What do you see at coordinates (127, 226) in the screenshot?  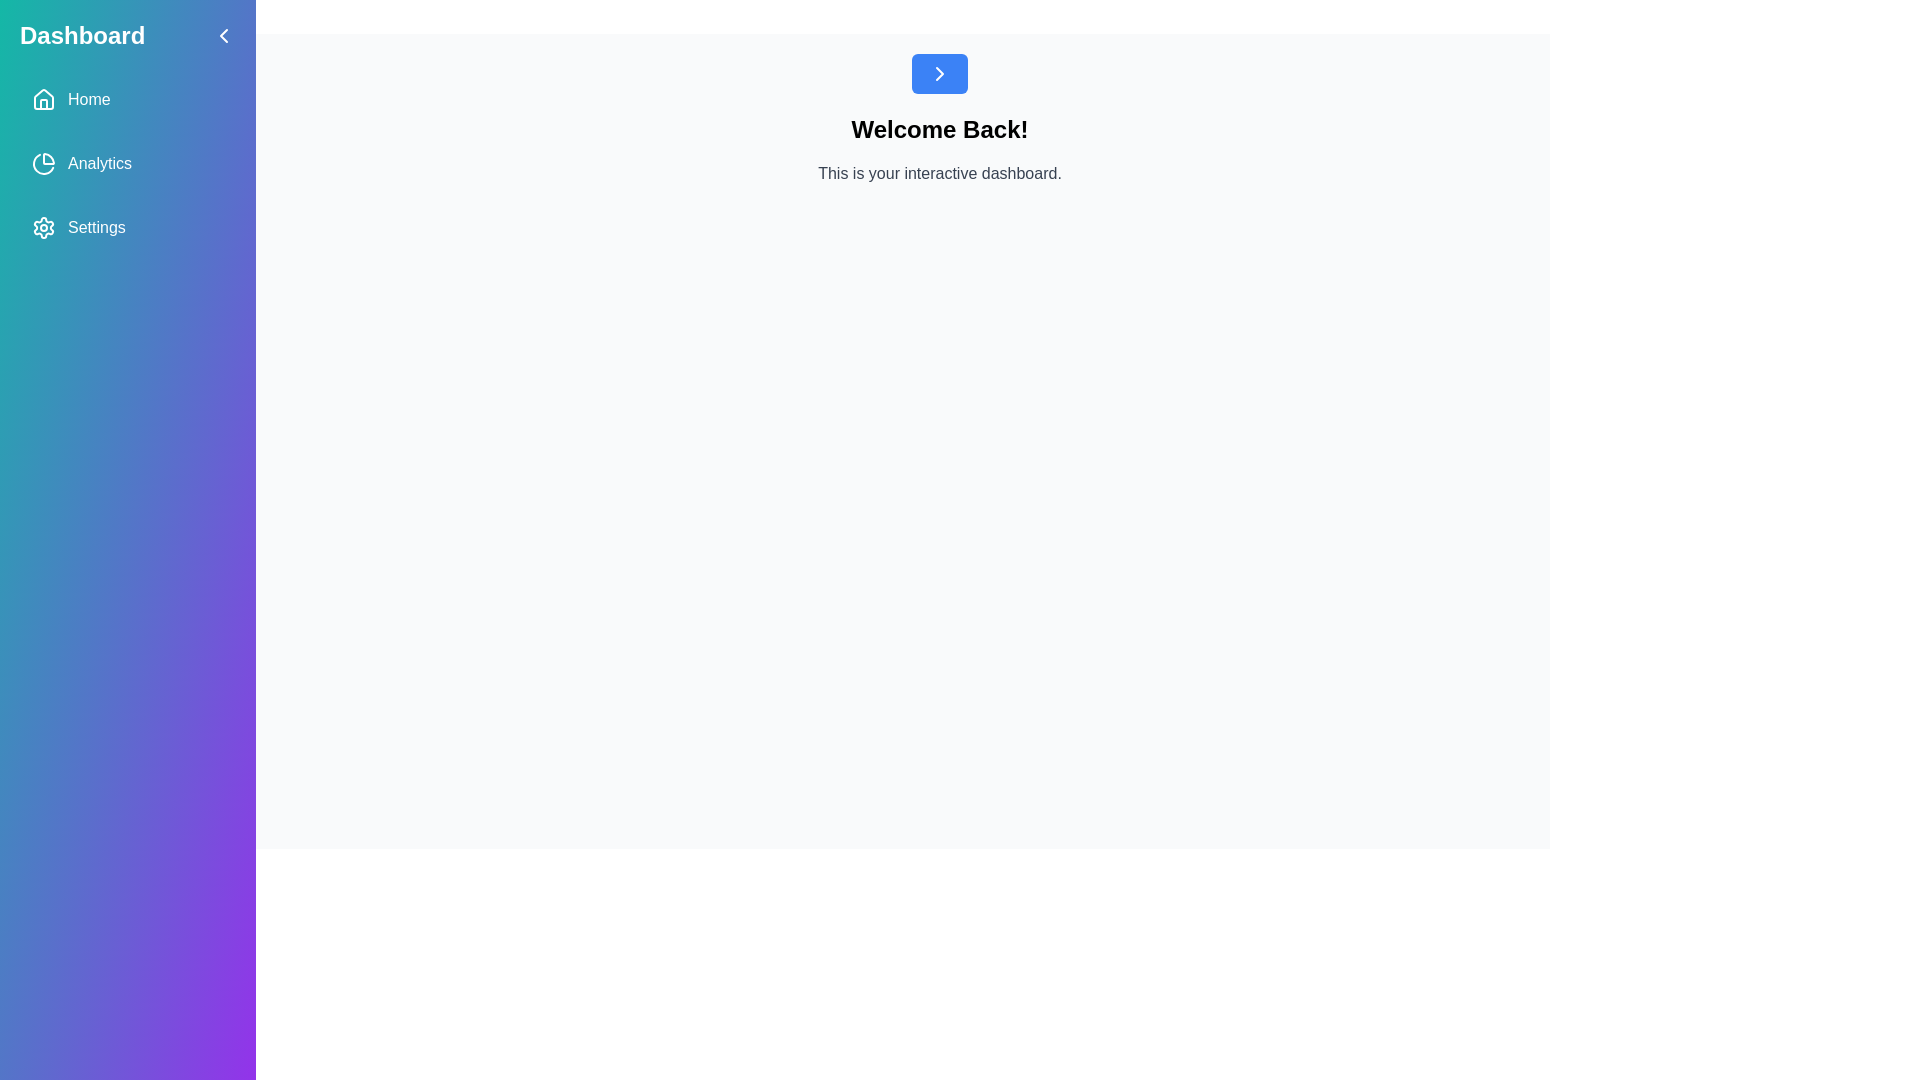 I see `the menu item Settings in the drawer` at bounding box center [127, 226].